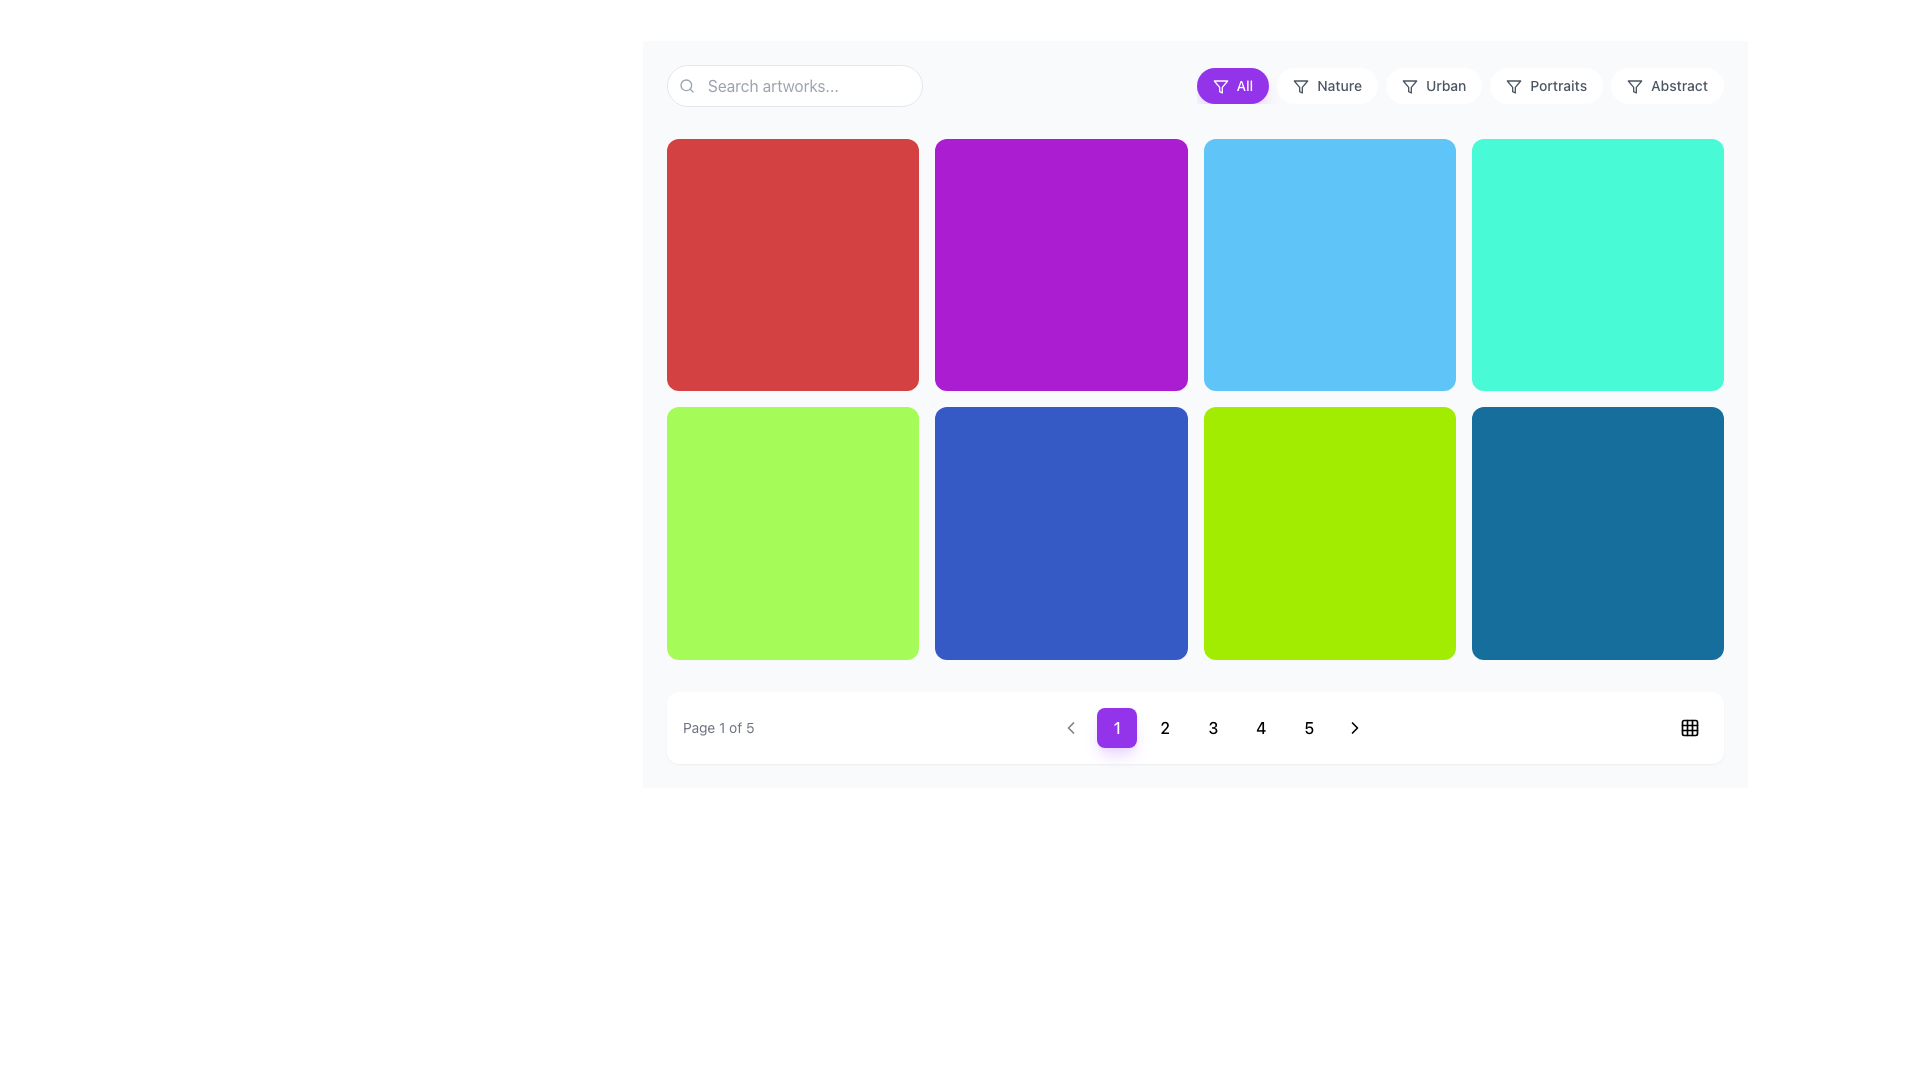 The height and width of the screenshot is (1080, 1920). I want to click on the 'Nature' button, which is the second button in a horizontal list of category buttons, for visual feedback, so click(1327, 84).